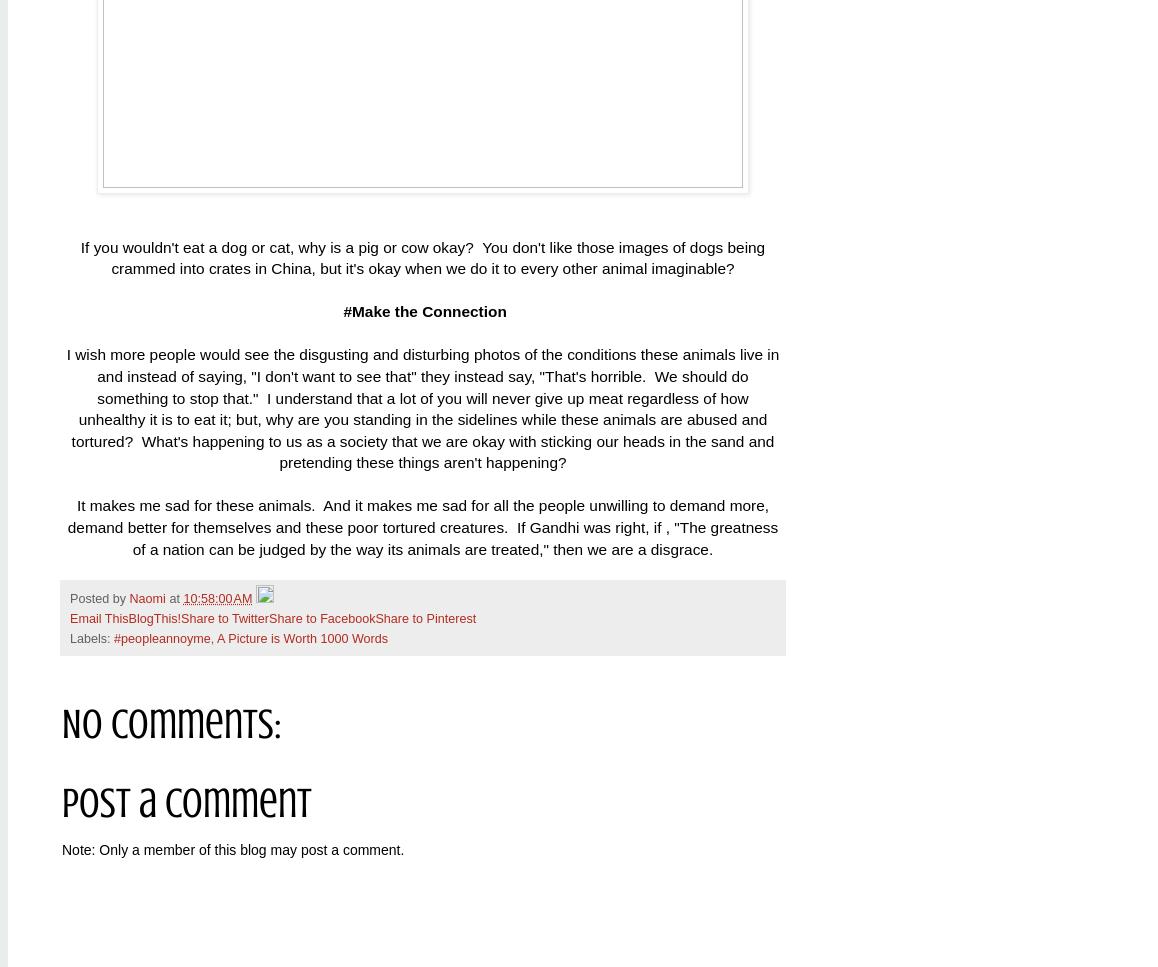 The height and width of the screenshot is (967, 1158). What do you see at coordinates (145, 598) in the screenshot?
I see `'Naomi'` at bounding box center [145, 598].